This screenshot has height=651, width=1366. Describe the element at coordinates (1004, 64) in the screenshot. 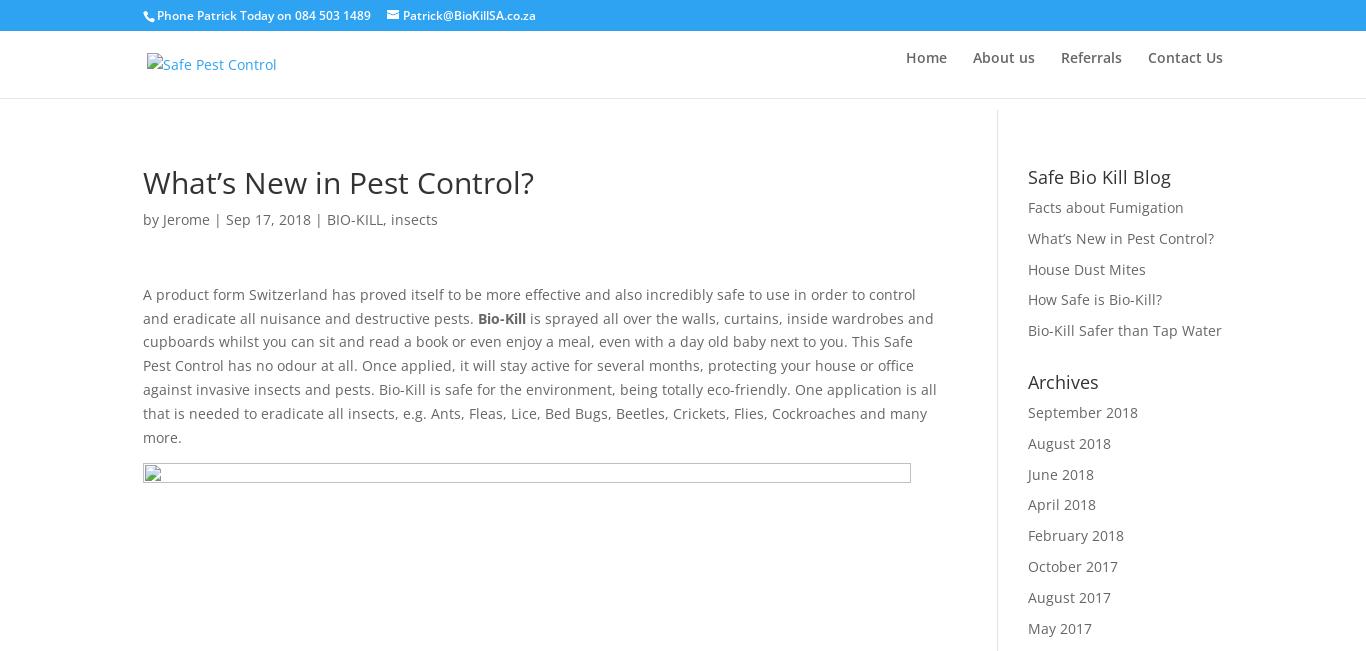

I see `'About us'` at that location.